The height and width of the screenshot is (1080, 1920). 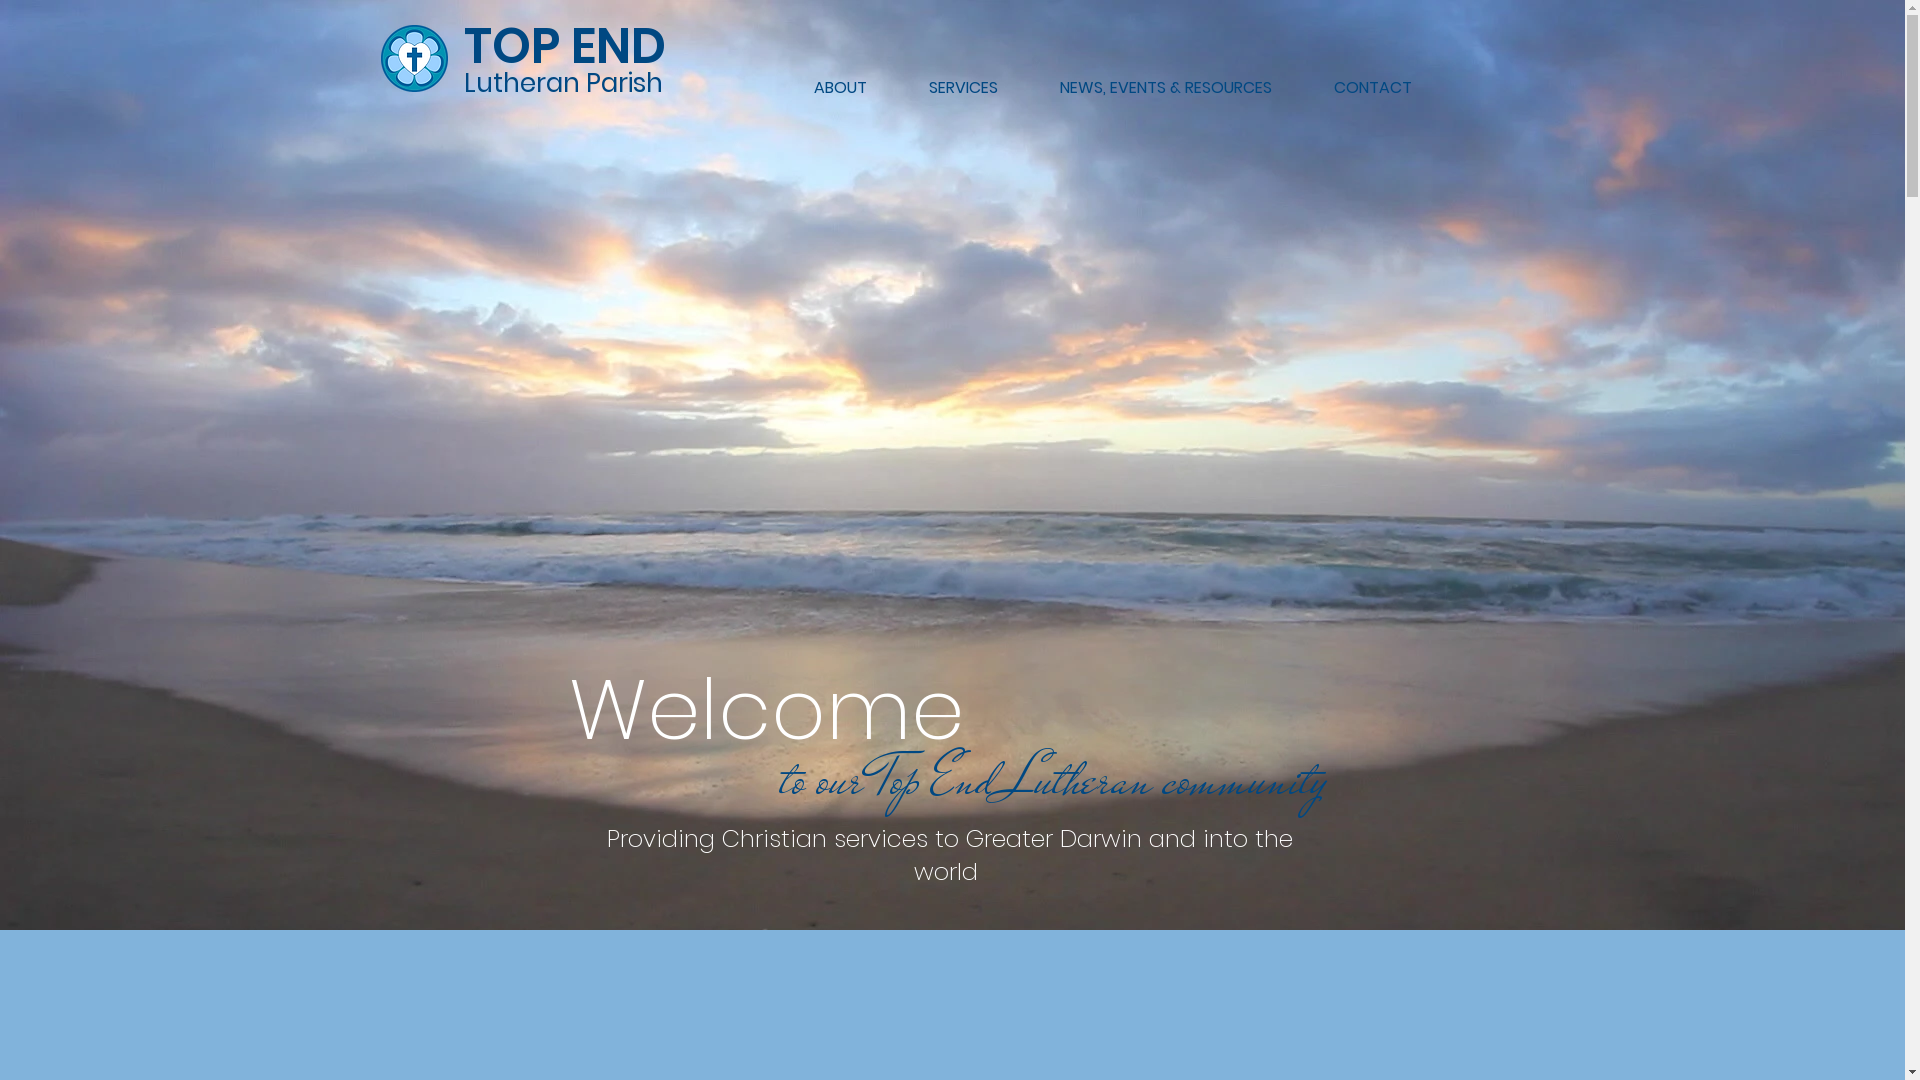 I want to click on 'Lutheran Parish', so click(x=463, y=82).